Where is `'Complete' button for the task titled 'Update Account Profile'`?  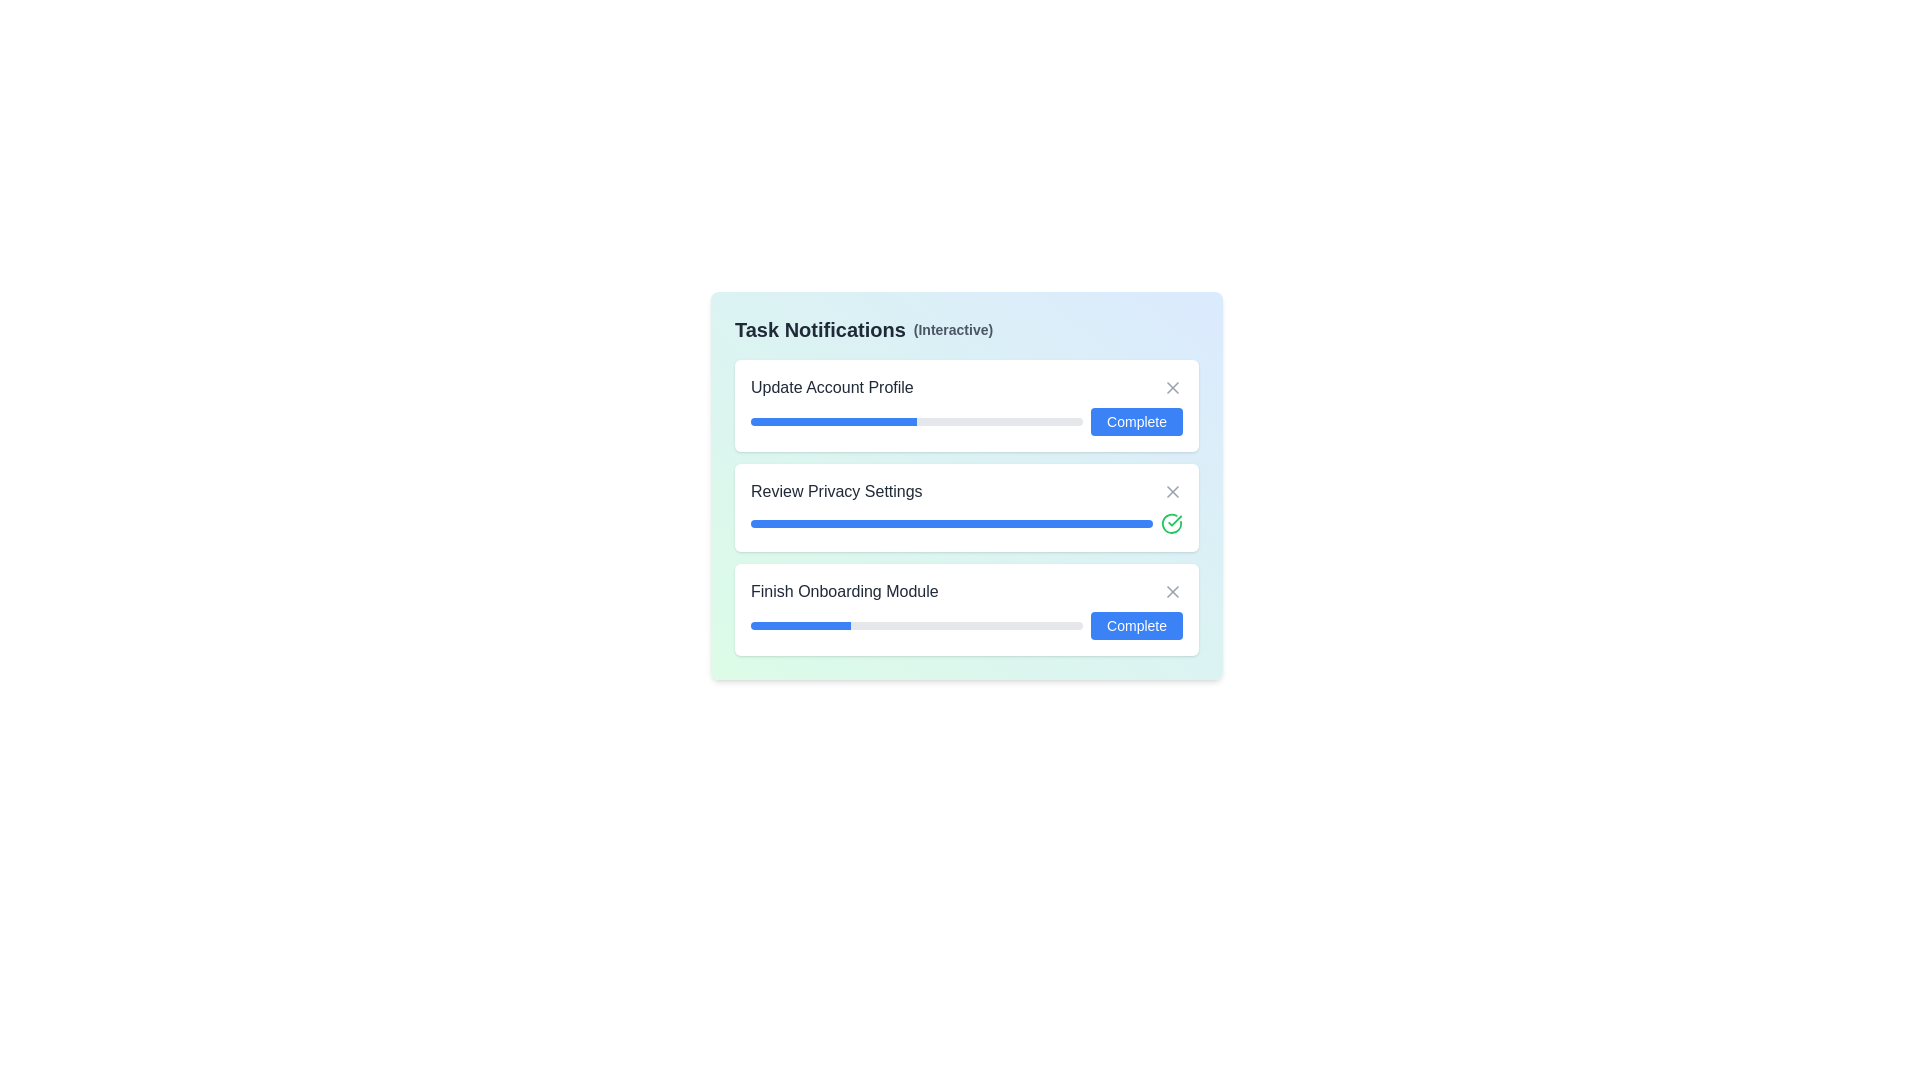 'Complete' button for the task titled 'Update Account Profile' is located at coordinates (1137, 420).